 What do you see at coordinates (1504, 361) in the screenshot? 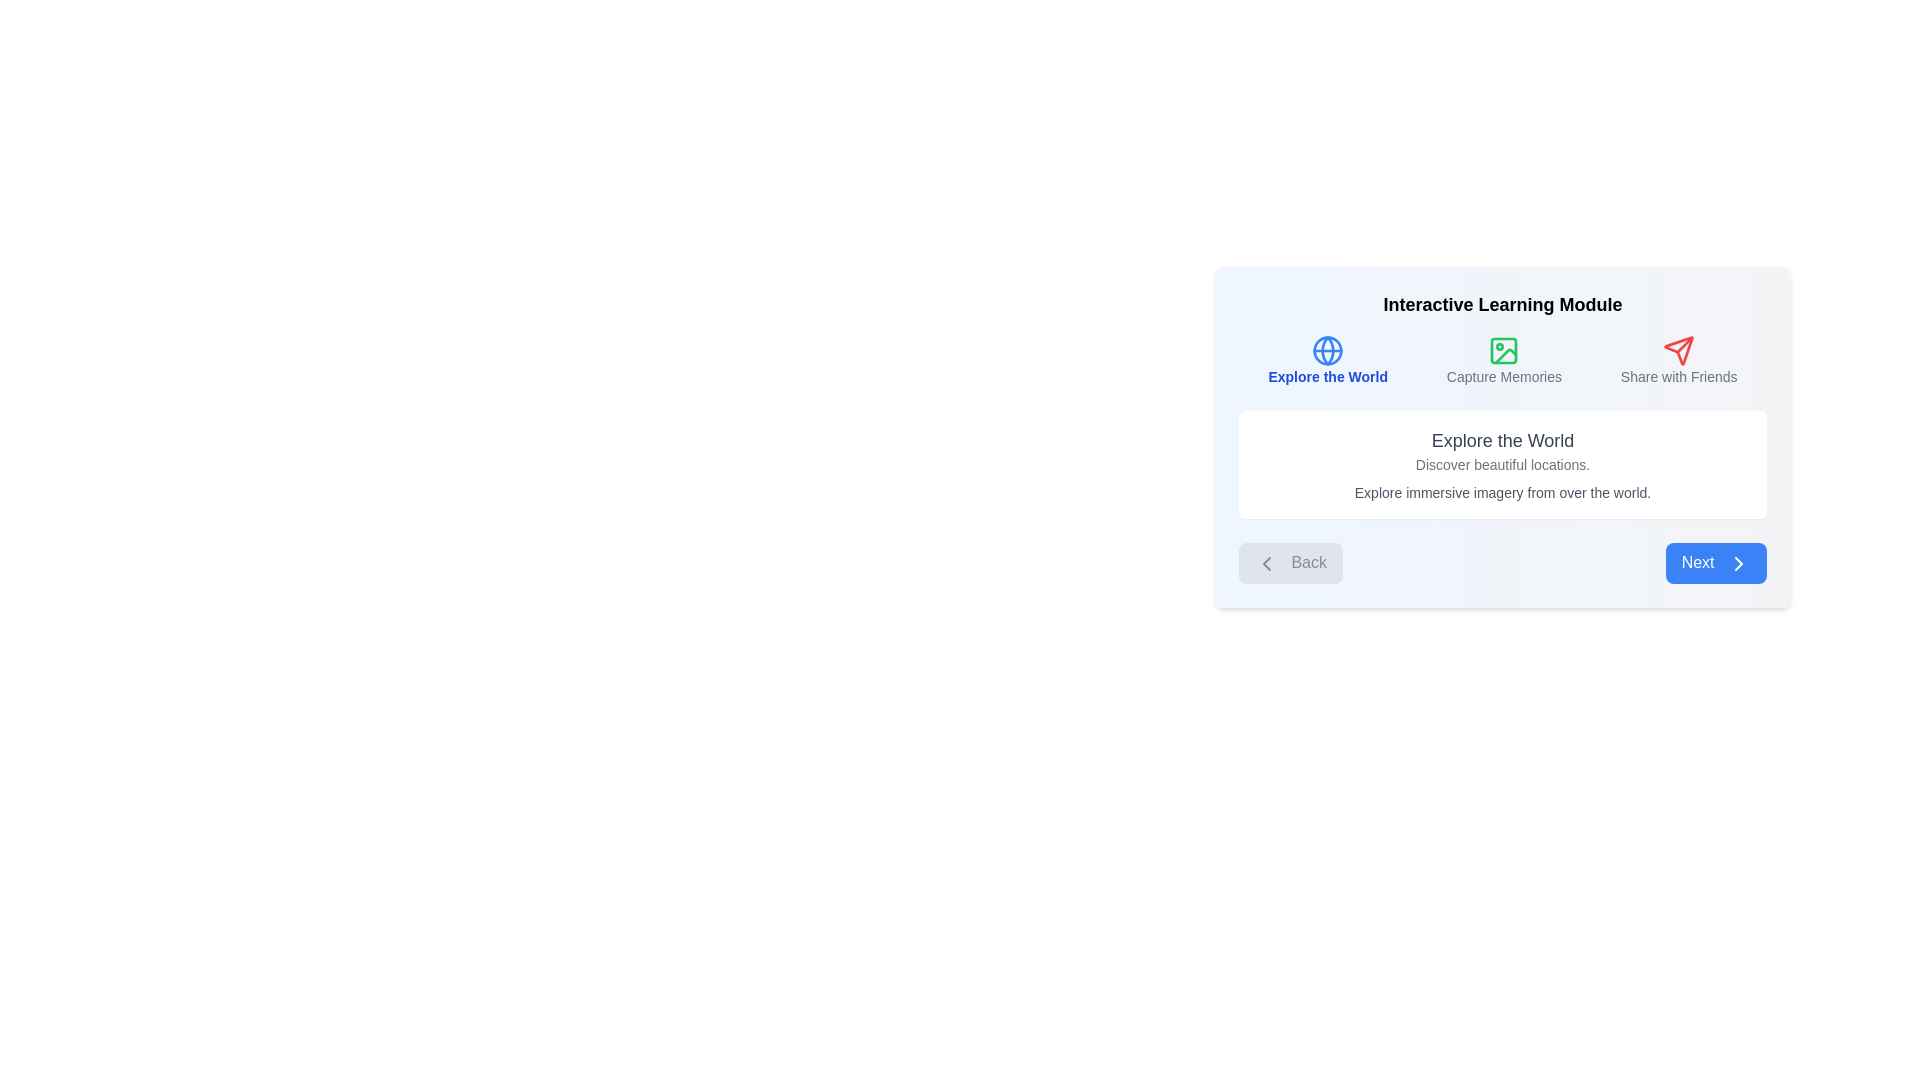
I see `the 'Capture Memories' button, which features a photo icon with green outlines and is positioned centrally among three options in the interface` at bounding box center [1504, 361].